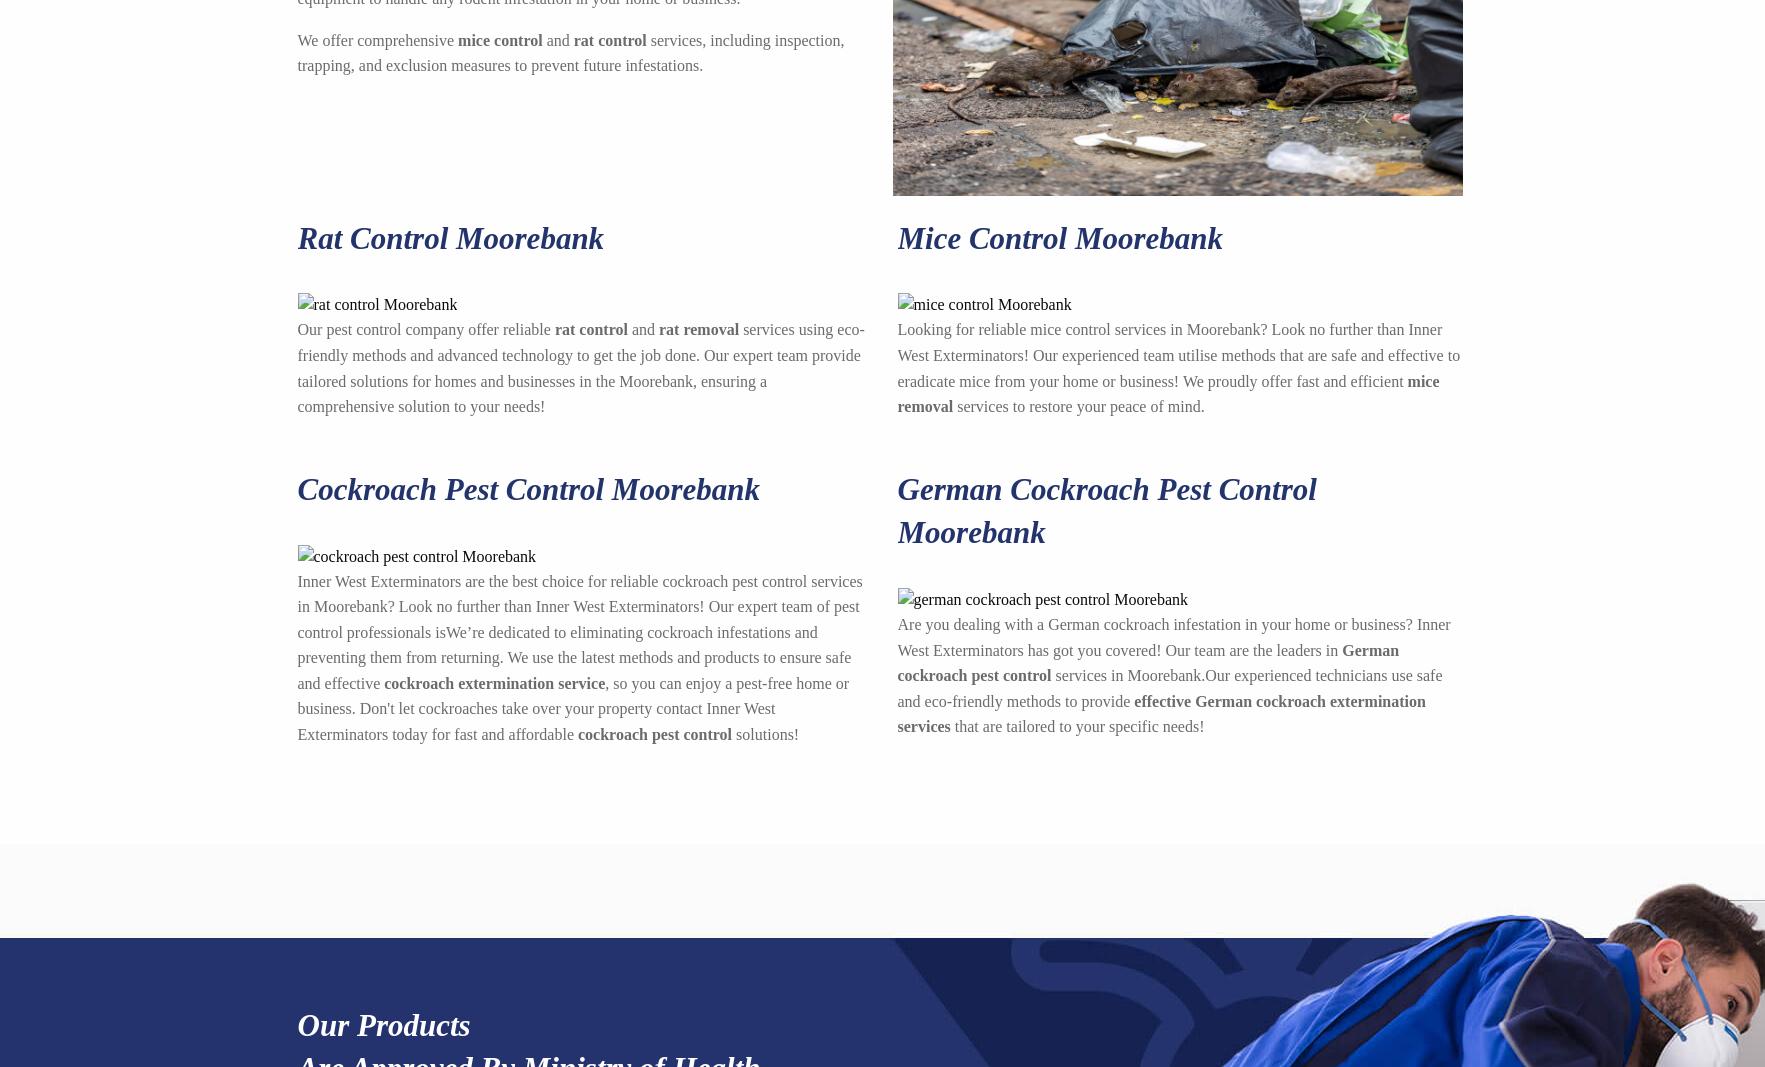 The width and height of the screenshot is (1765, 1067). What do you see at coordinates (571, 708) in the screenshot?
I see `', so you can enjoy a pest-free home or business. Don't let cockroaches take over your property contact Inner West Exterminators today for fast and affordable'` at bounding box center [571, 708].